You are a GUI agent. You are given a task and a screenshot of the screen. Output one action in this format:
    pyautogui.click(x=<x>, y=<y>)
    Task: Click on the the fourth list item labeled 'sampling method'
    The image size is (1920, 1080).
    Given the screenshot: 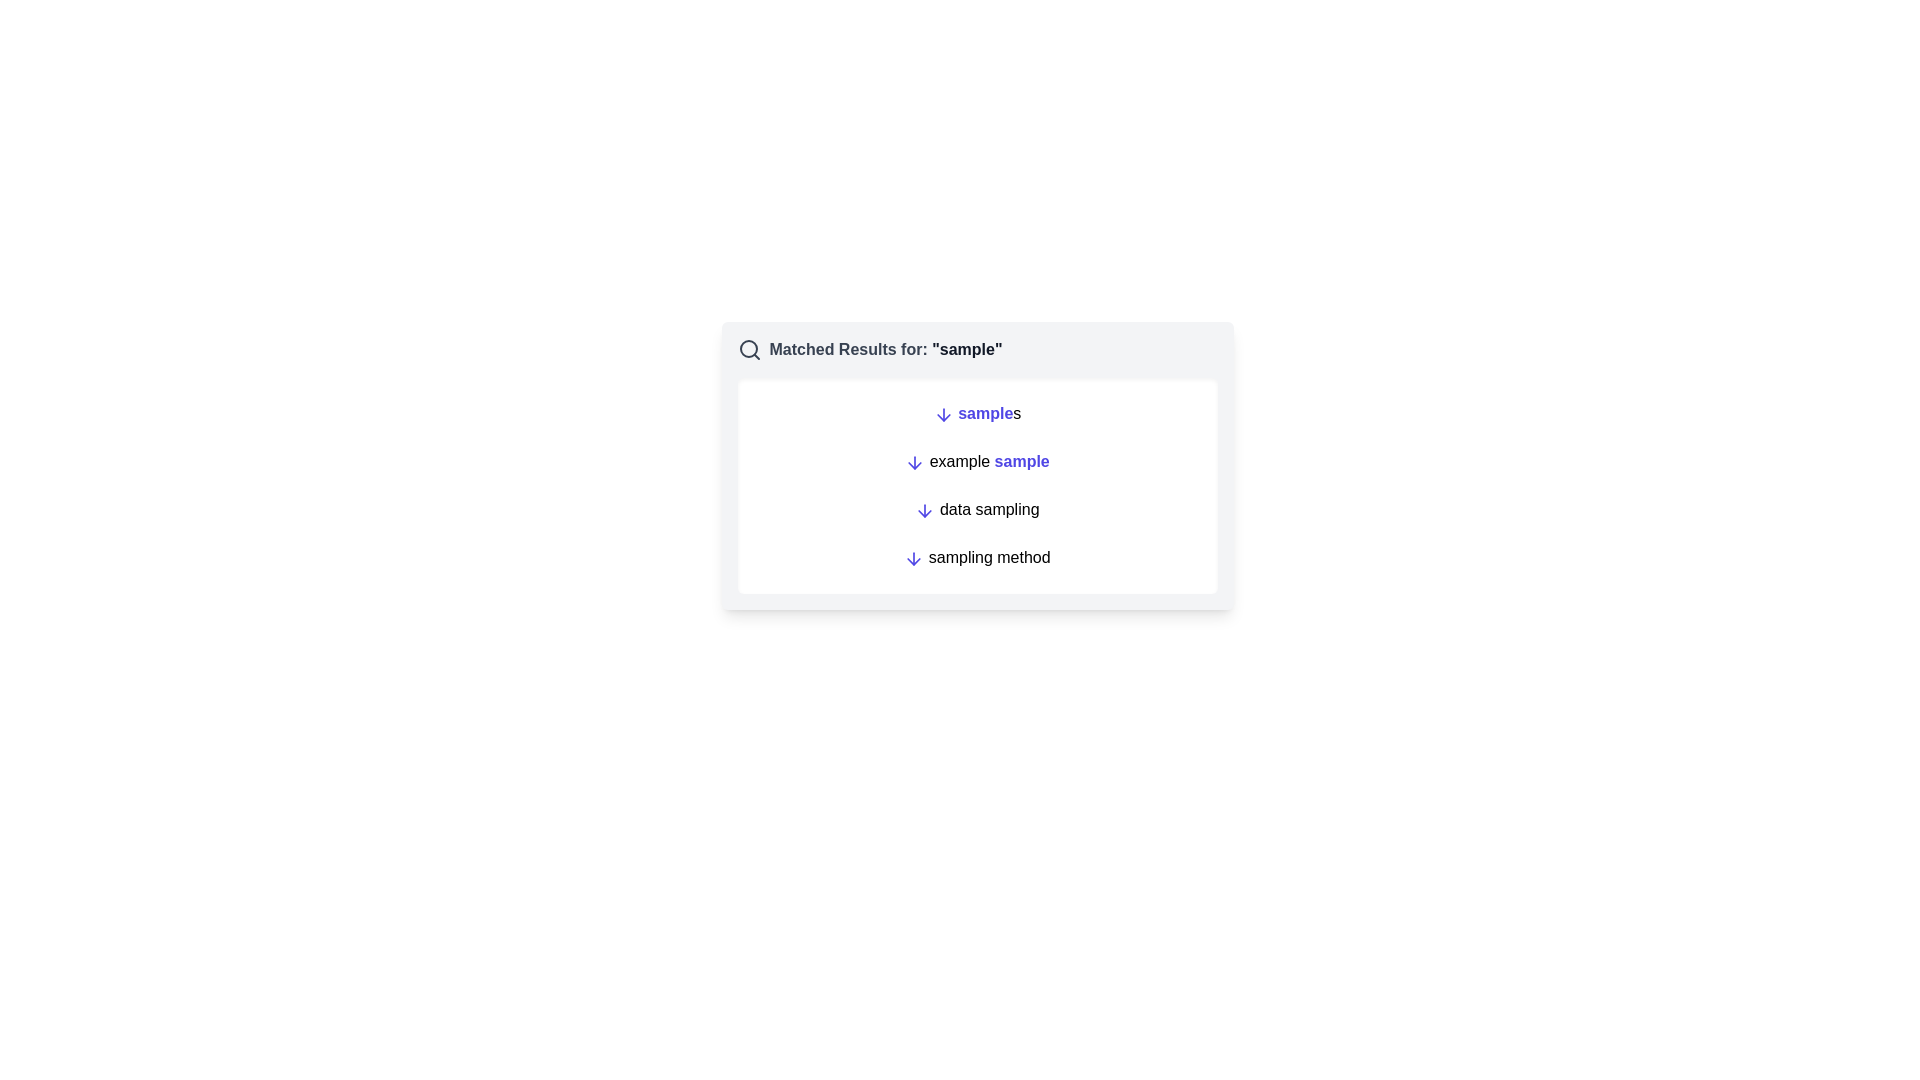 What is the action you would take?
    pyautogui.click(x=977, y=558)
    